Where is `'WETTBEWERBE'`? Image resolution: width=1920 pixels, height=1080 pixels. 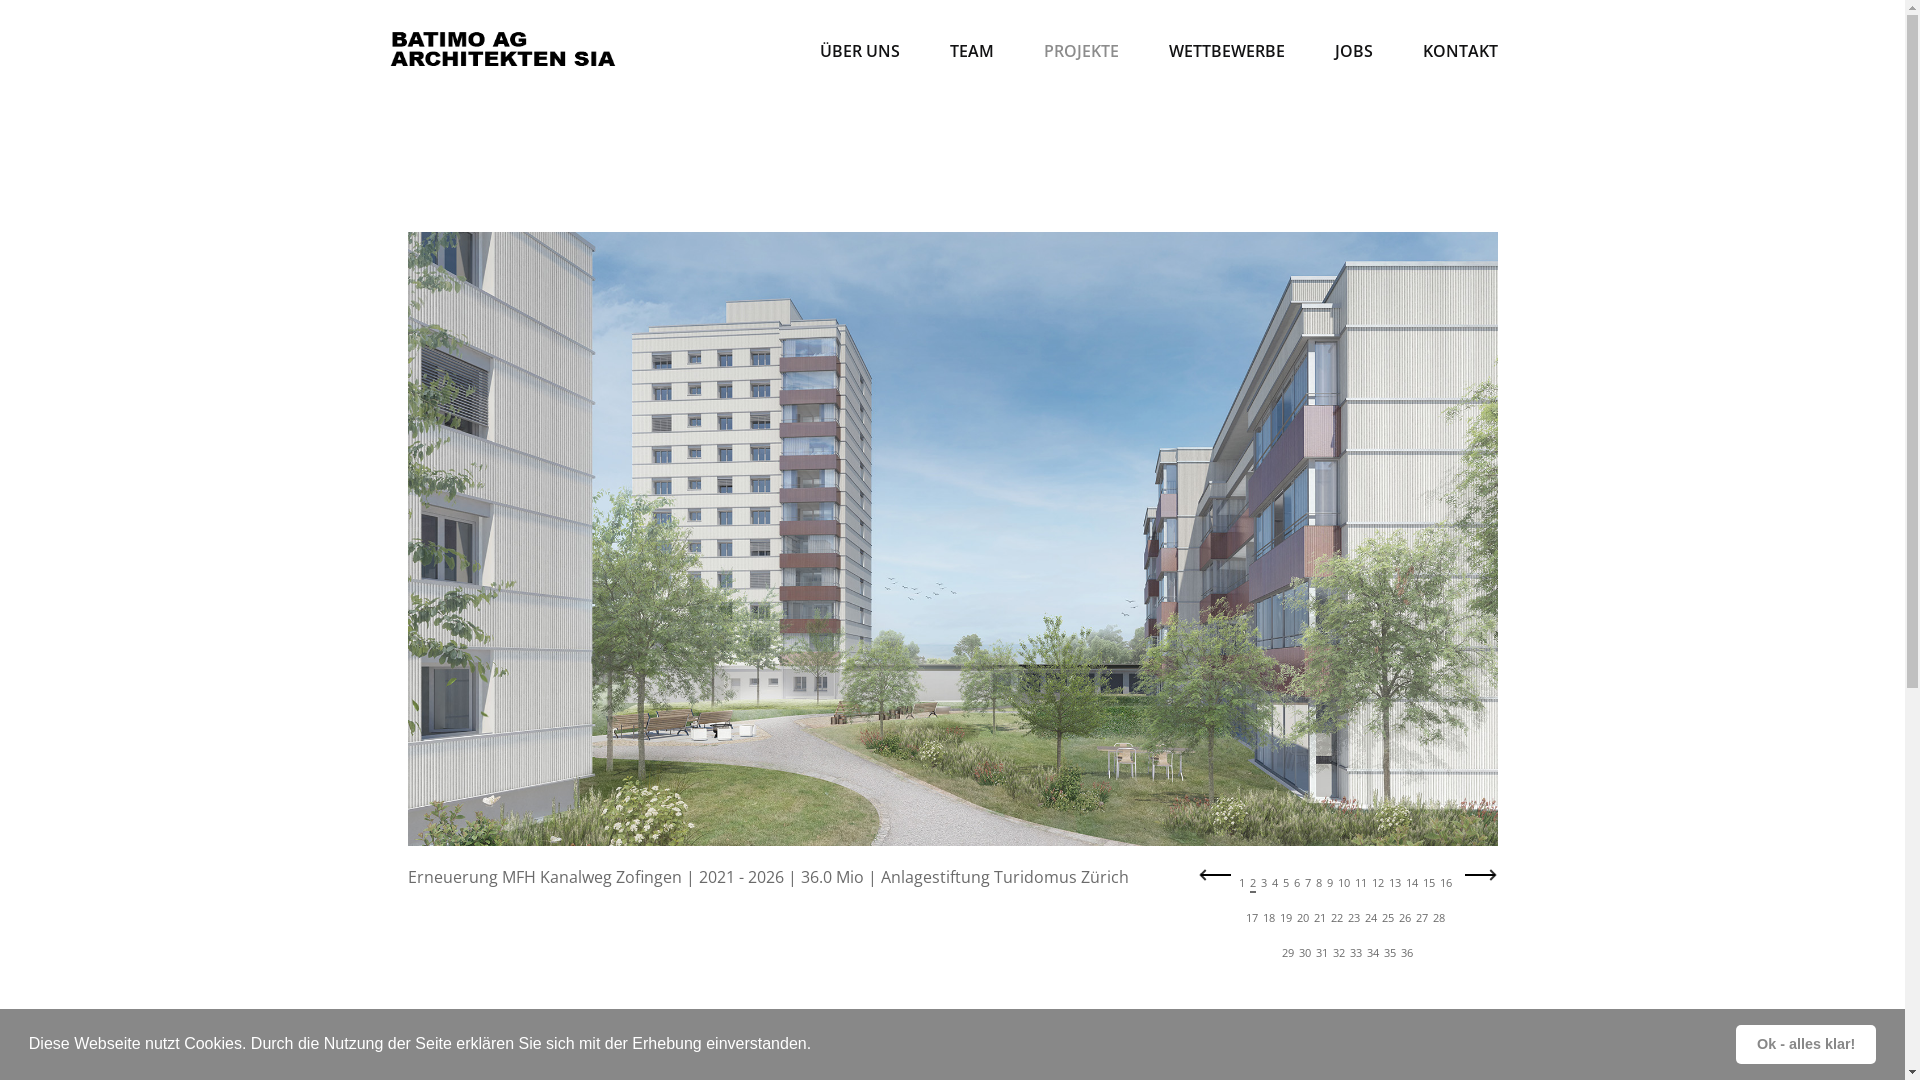
'WETTBEWERBE' is located at coordinates (1226, 49).